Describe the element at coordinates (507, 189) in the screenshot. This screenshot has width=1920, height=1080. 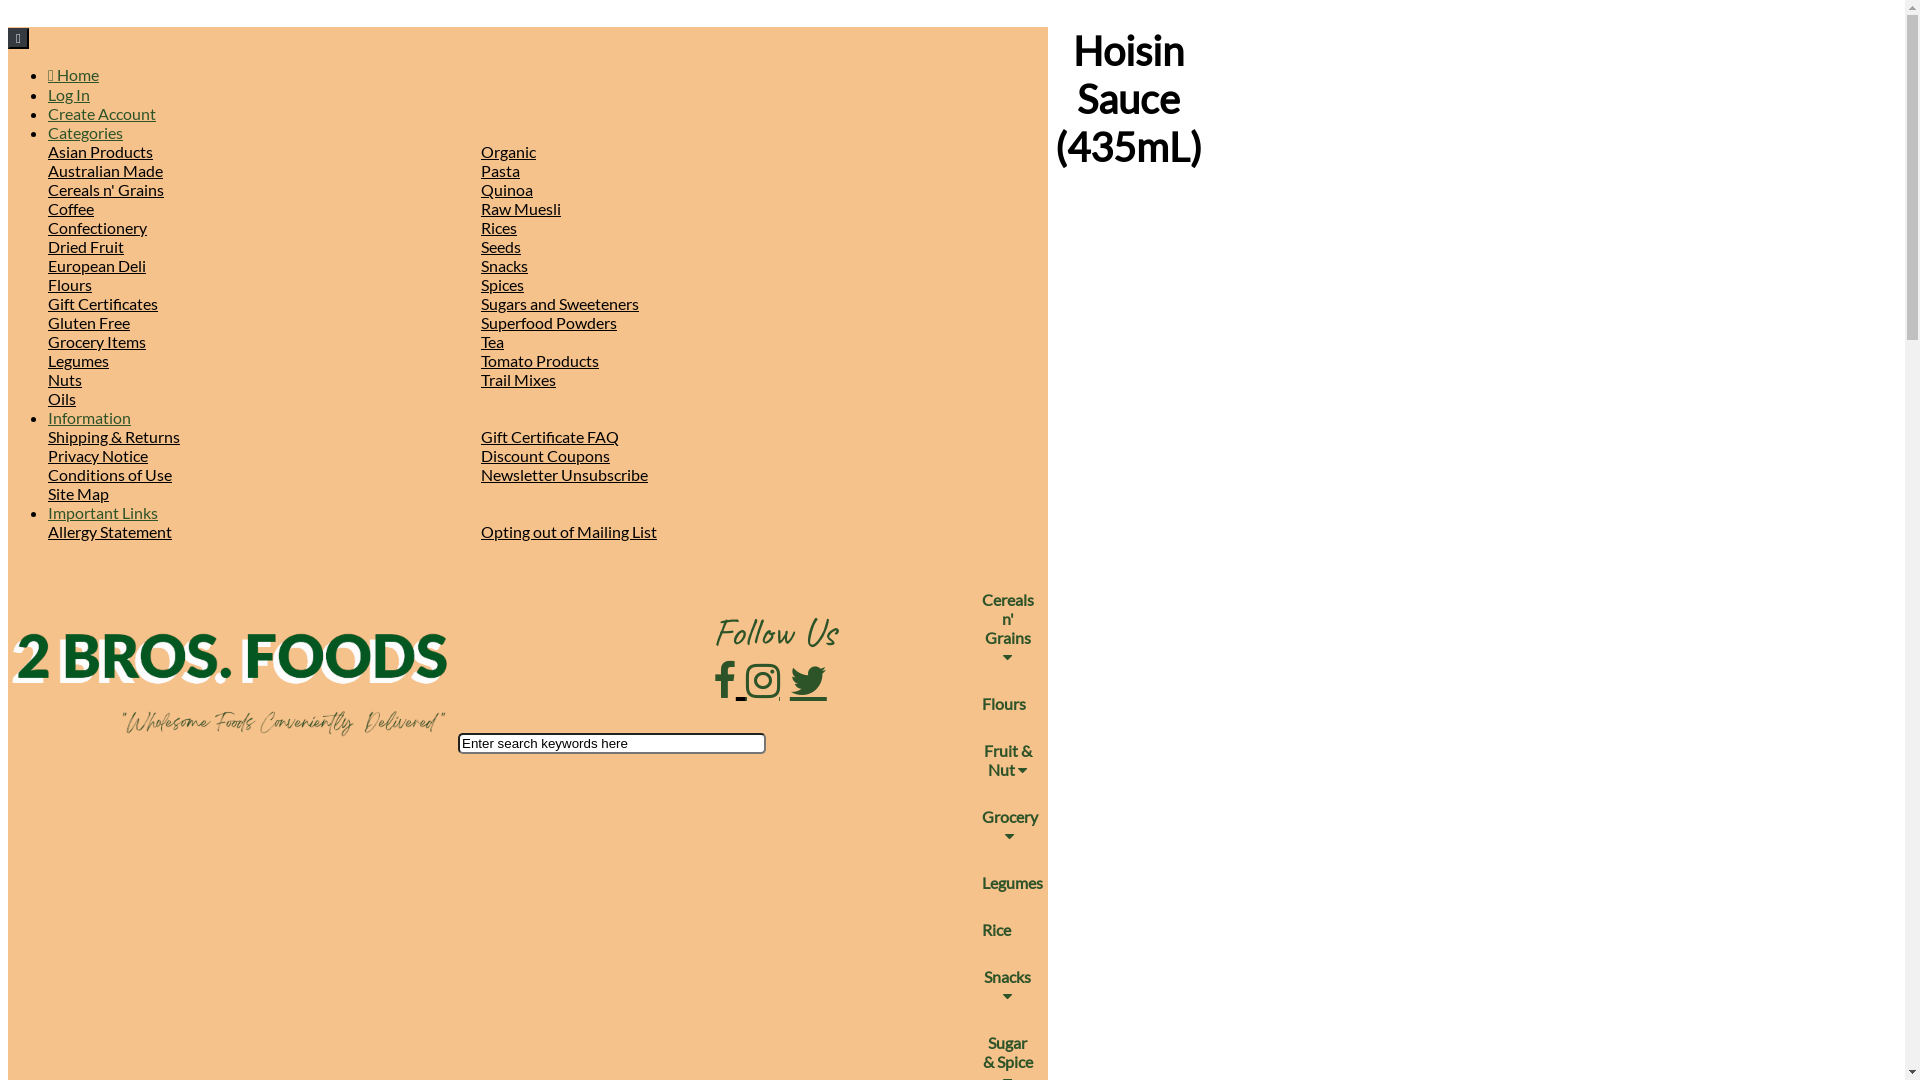
I see `'Quinoa'` at that location.